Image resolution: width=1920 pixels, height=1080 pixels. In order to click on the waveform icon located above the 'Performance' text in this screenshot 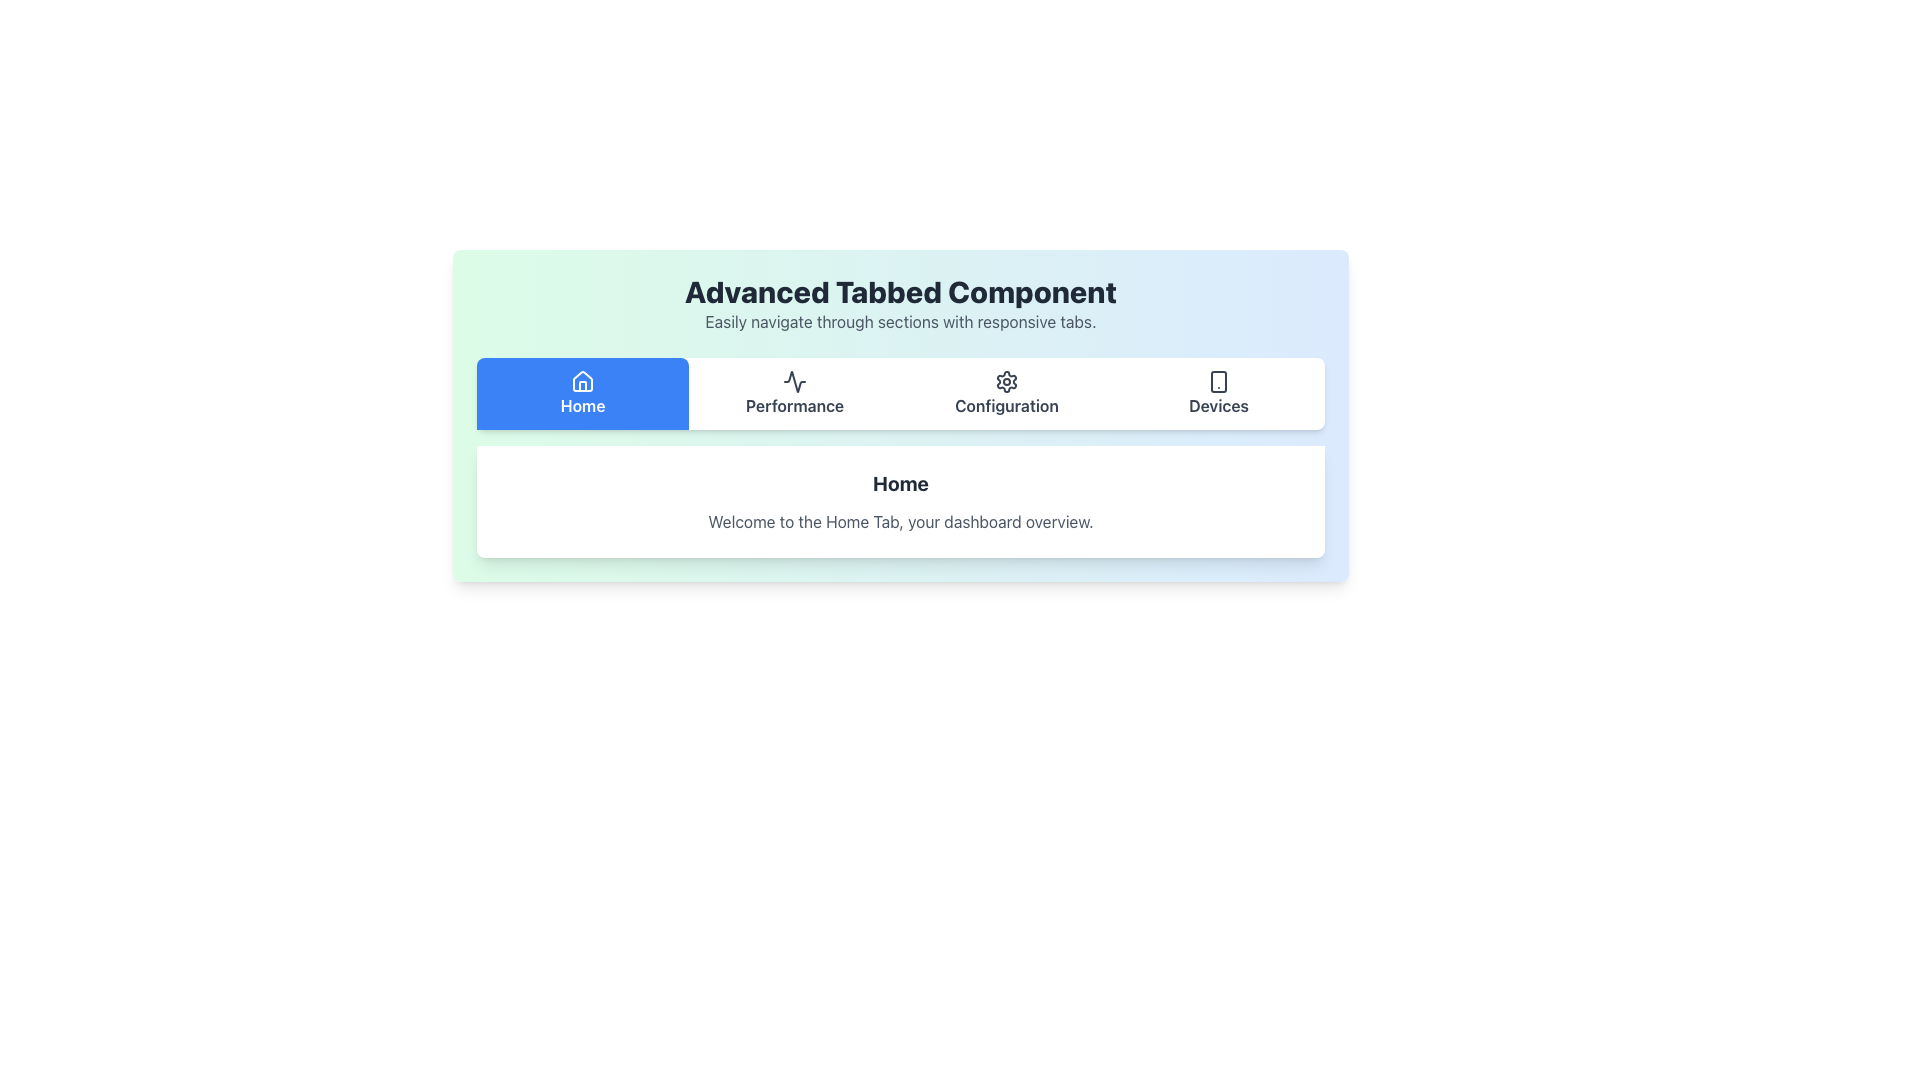, I will do `click(794, 381)`.